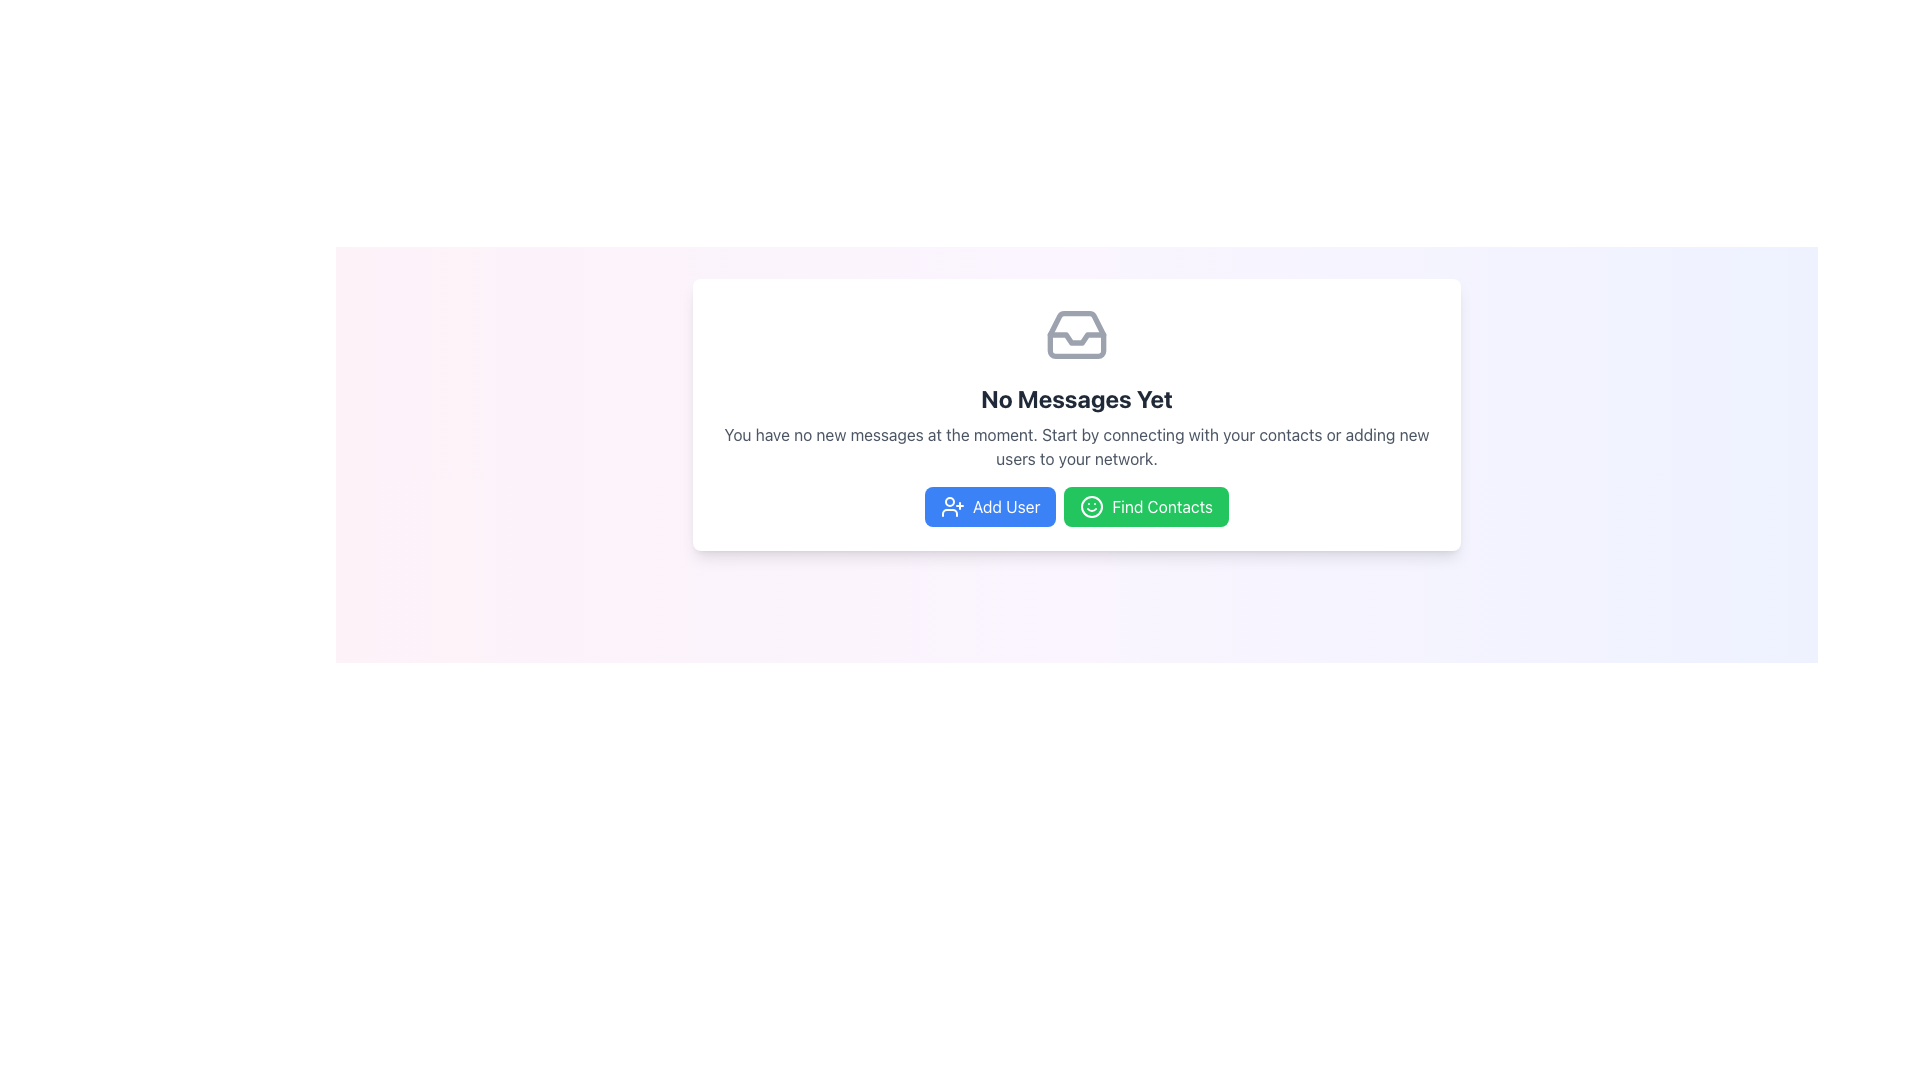  What do you see at coordinates (1075, 338) in the screenshot?
I see `the Vector Graphic Component that visually represents an open inbox or message envelope, indicating no messages, located centrally in the upper section of the content area, above the text labeled 'No Messages Yet.'` at bounding box center [1075, 338].